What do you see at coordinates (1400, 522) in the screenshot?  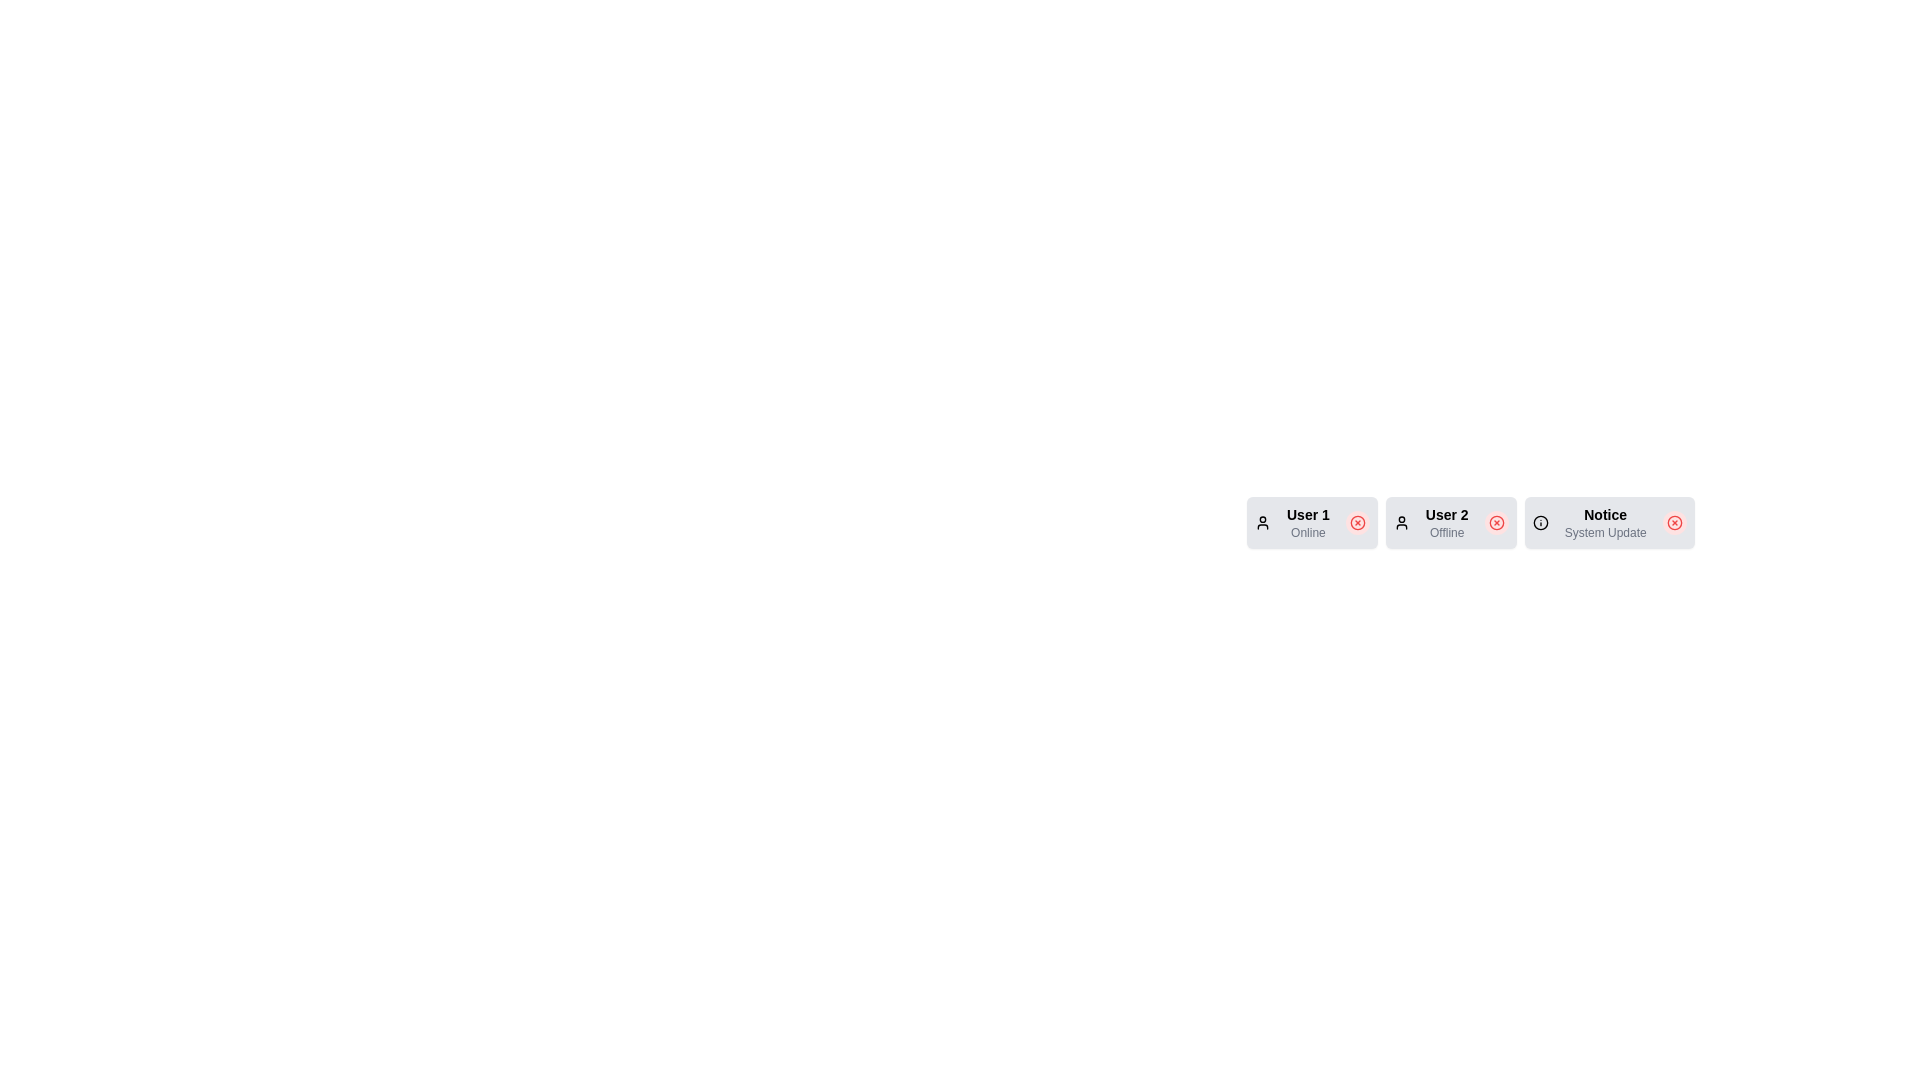 I see `the icon associated with the chip labeled User 2` at bounding box center [1400, 522].